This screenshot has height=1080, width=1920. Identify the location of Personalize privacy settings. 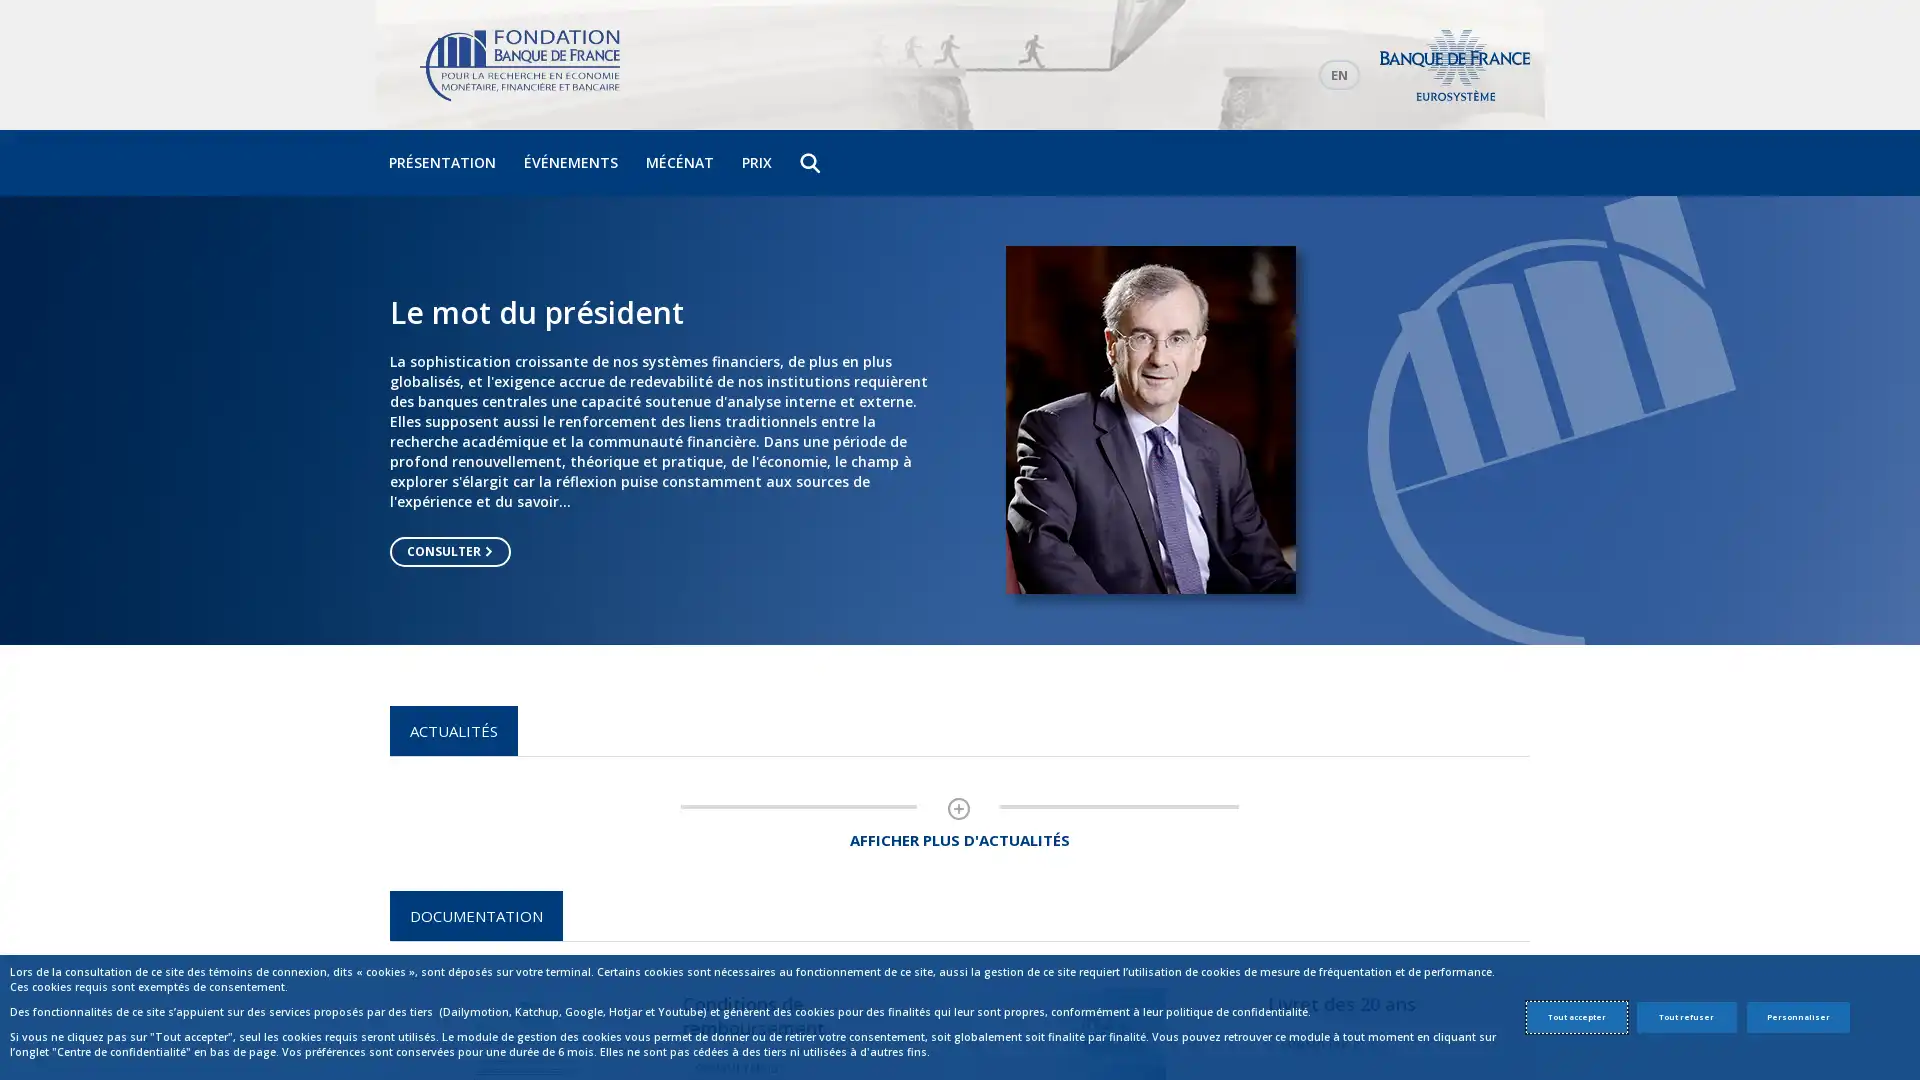
(1797, 1017).